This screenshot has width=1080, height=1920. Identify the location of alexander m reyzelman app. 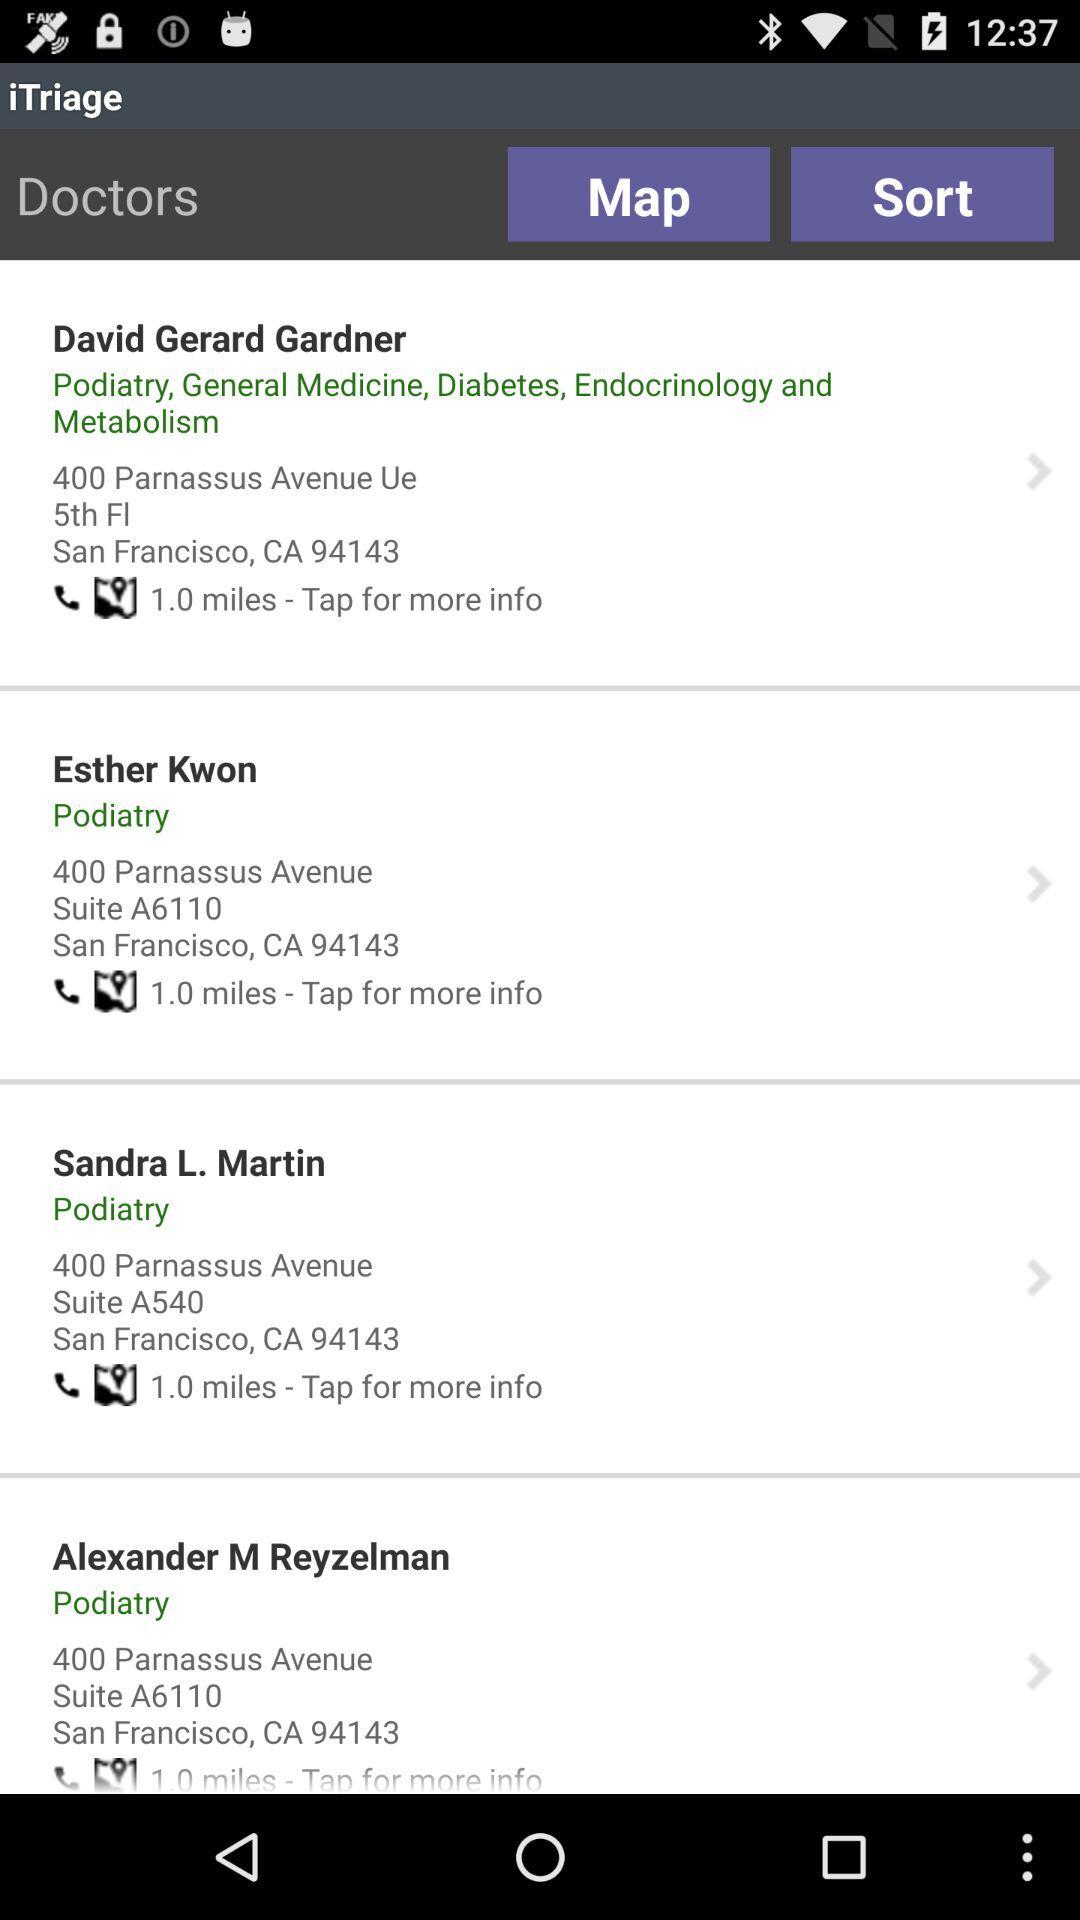
(250, 1554).